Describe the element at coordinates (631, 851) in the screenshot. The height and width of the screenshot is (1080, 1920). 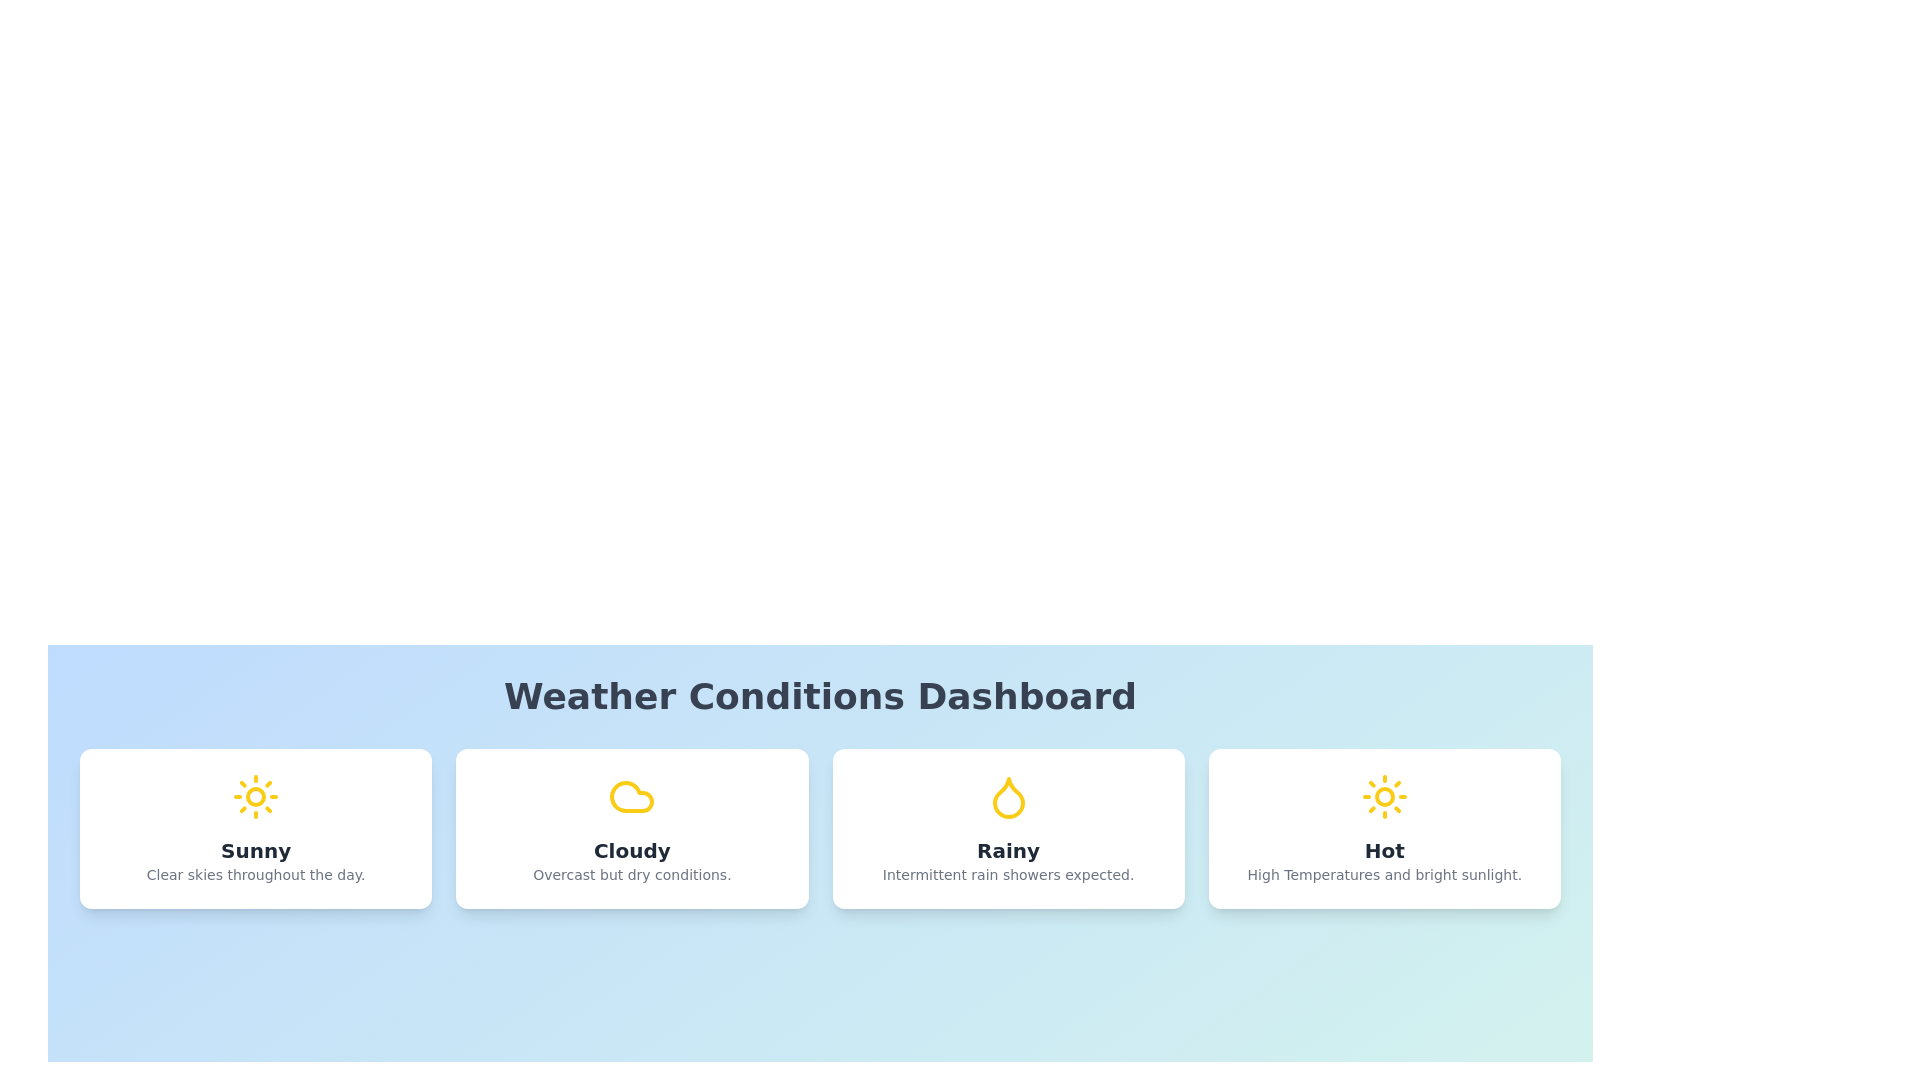
I see `text label indicating 'Cloudy' that is part of the weather condition card, located at the center of the second card from the left` at that location.